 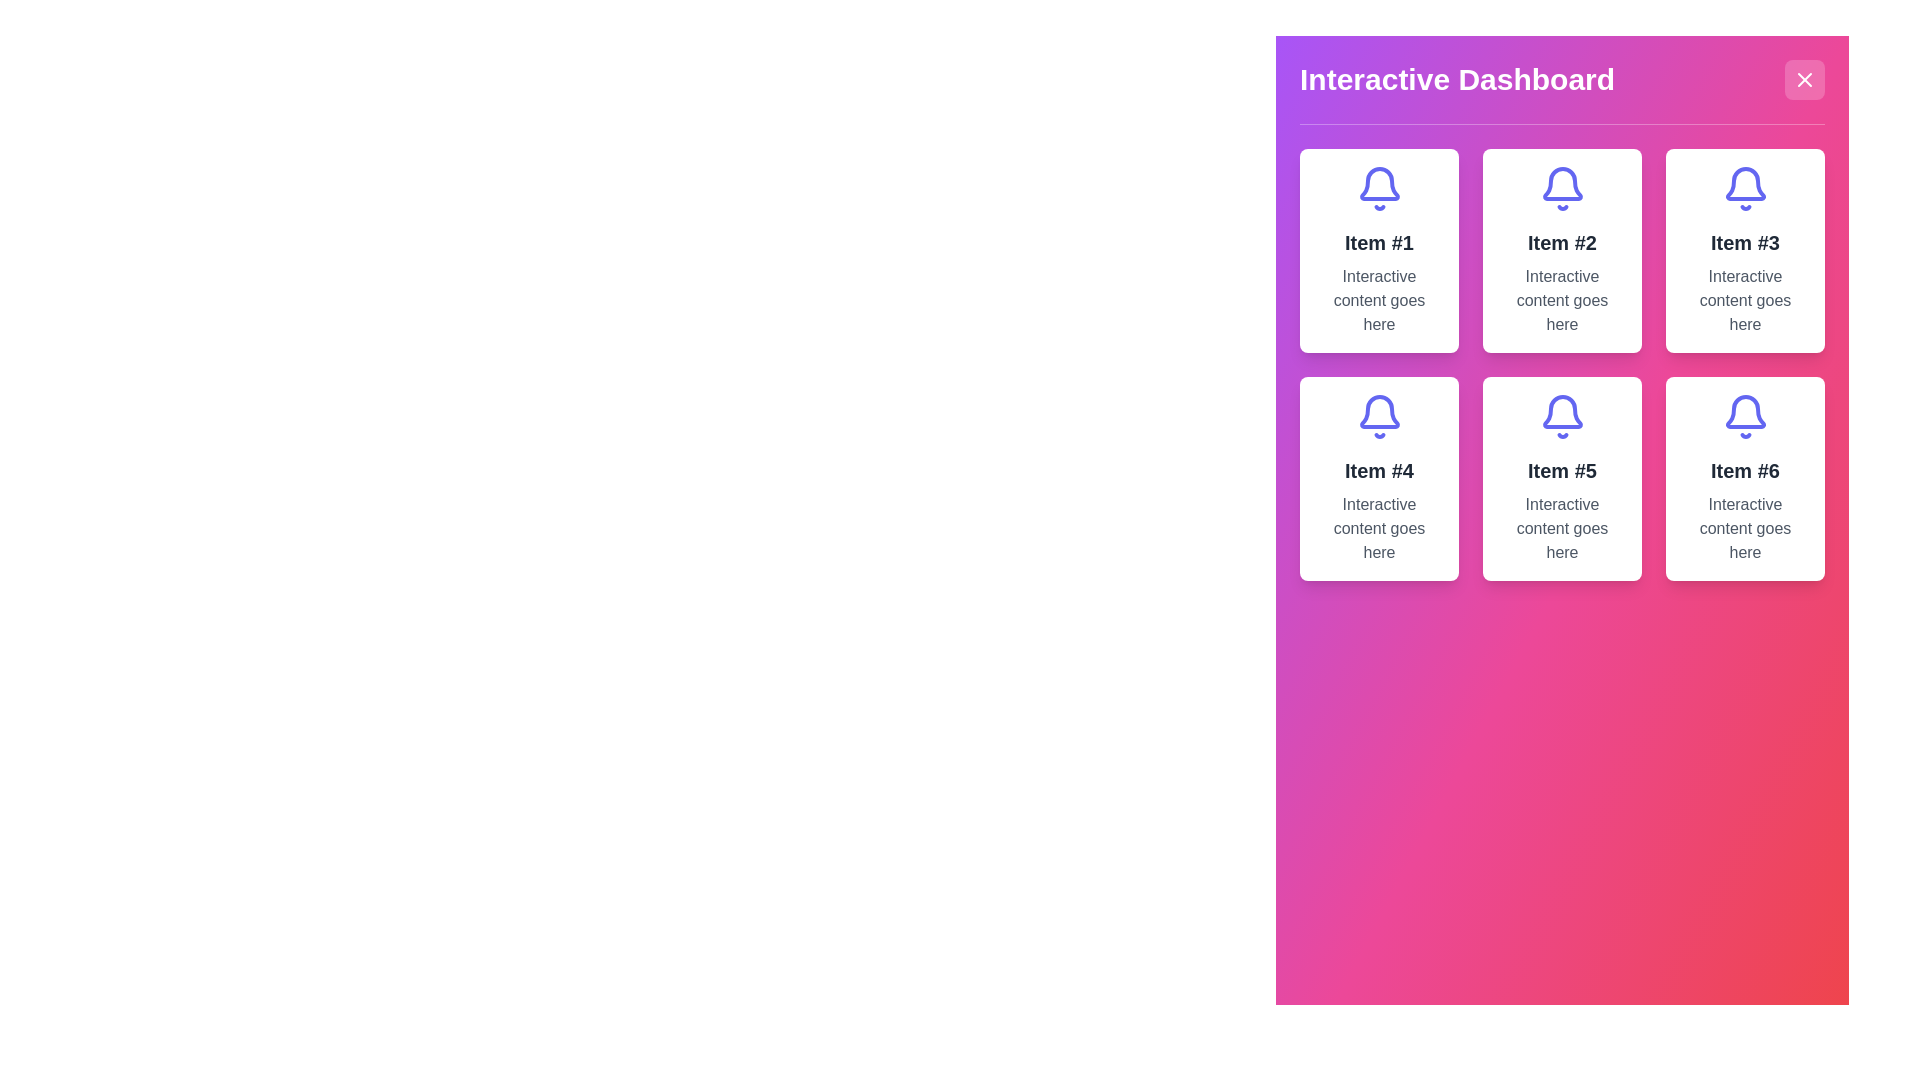 I want to click on the text element stating 'Interactive content goes here', which is located beneath the title 'Item #4' in a card-like structure in the bottom-left of a 2x3 grid of cards, so click(x=1378, y=527).